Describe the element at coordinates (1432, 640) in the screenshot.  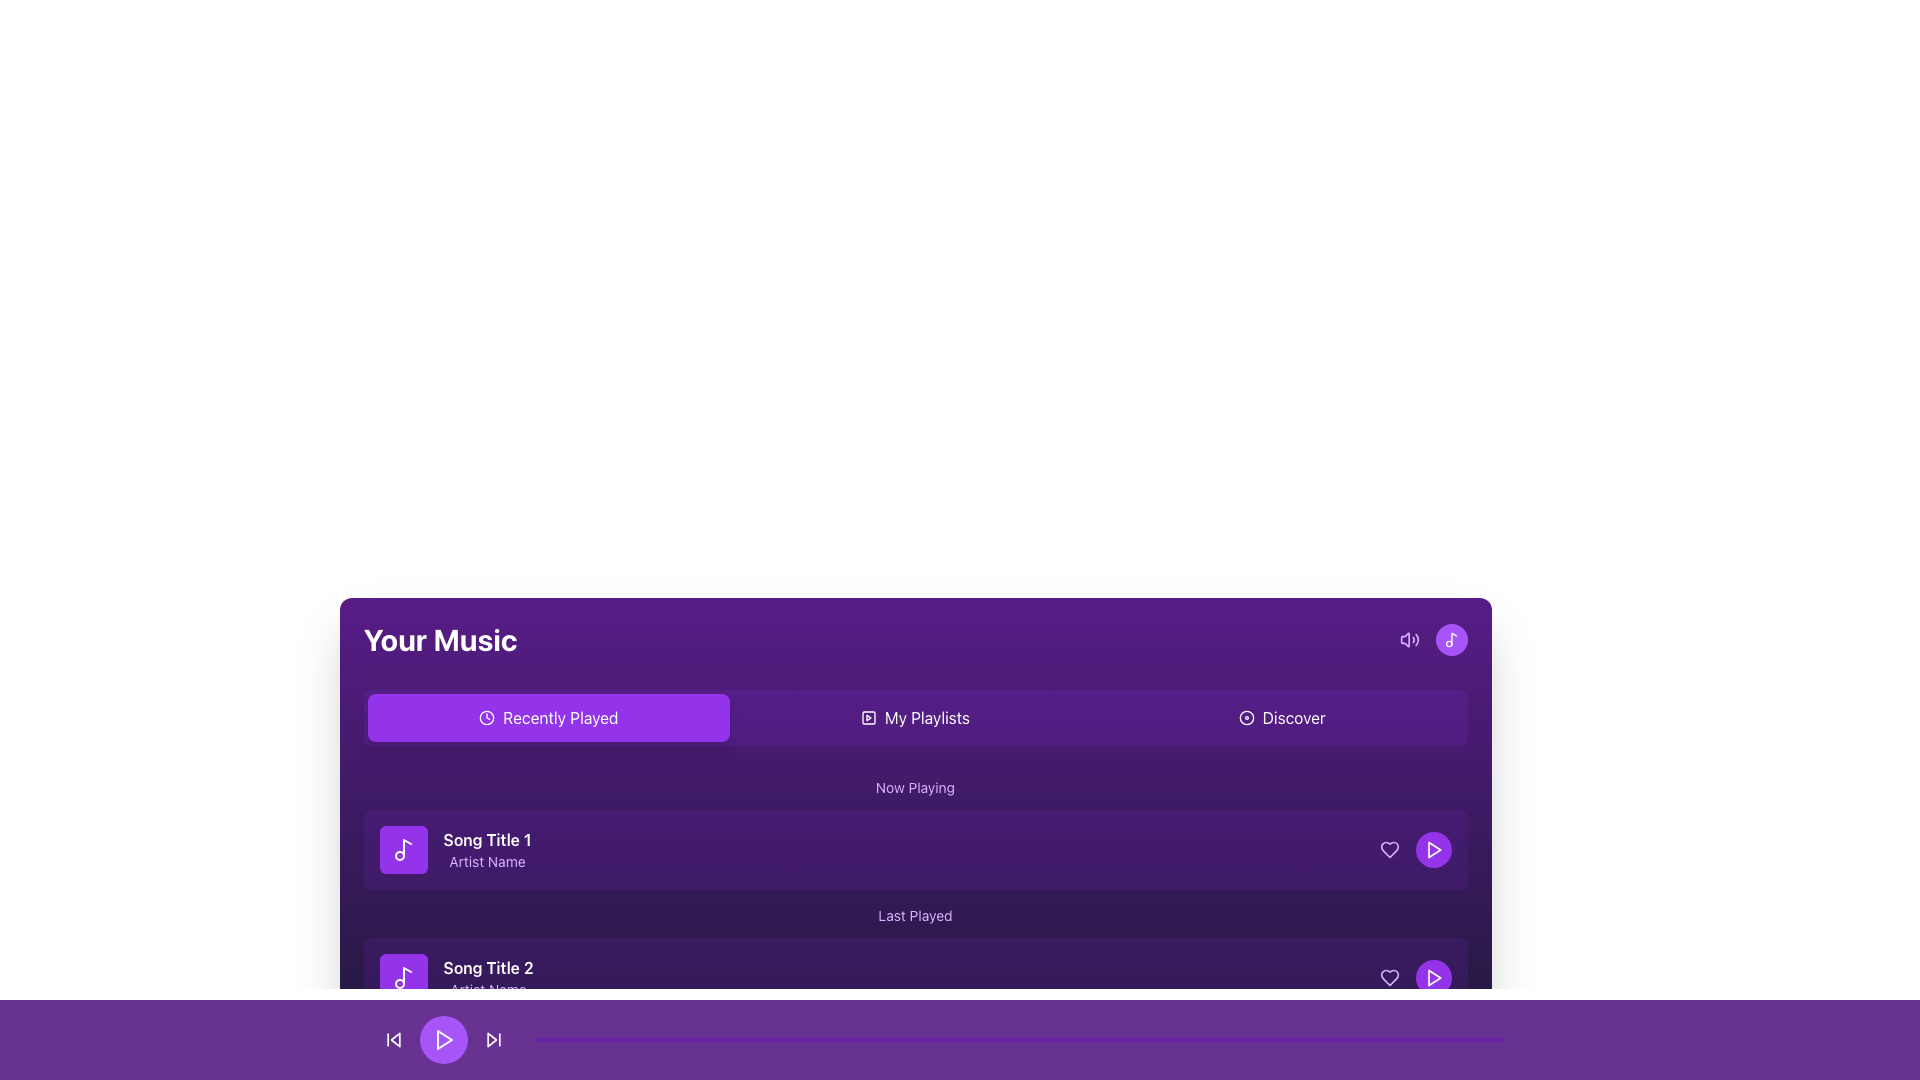
I see `the button located at the top-right corner of the 'Your Music' section, immediately to the right of the volume icon` at that location.